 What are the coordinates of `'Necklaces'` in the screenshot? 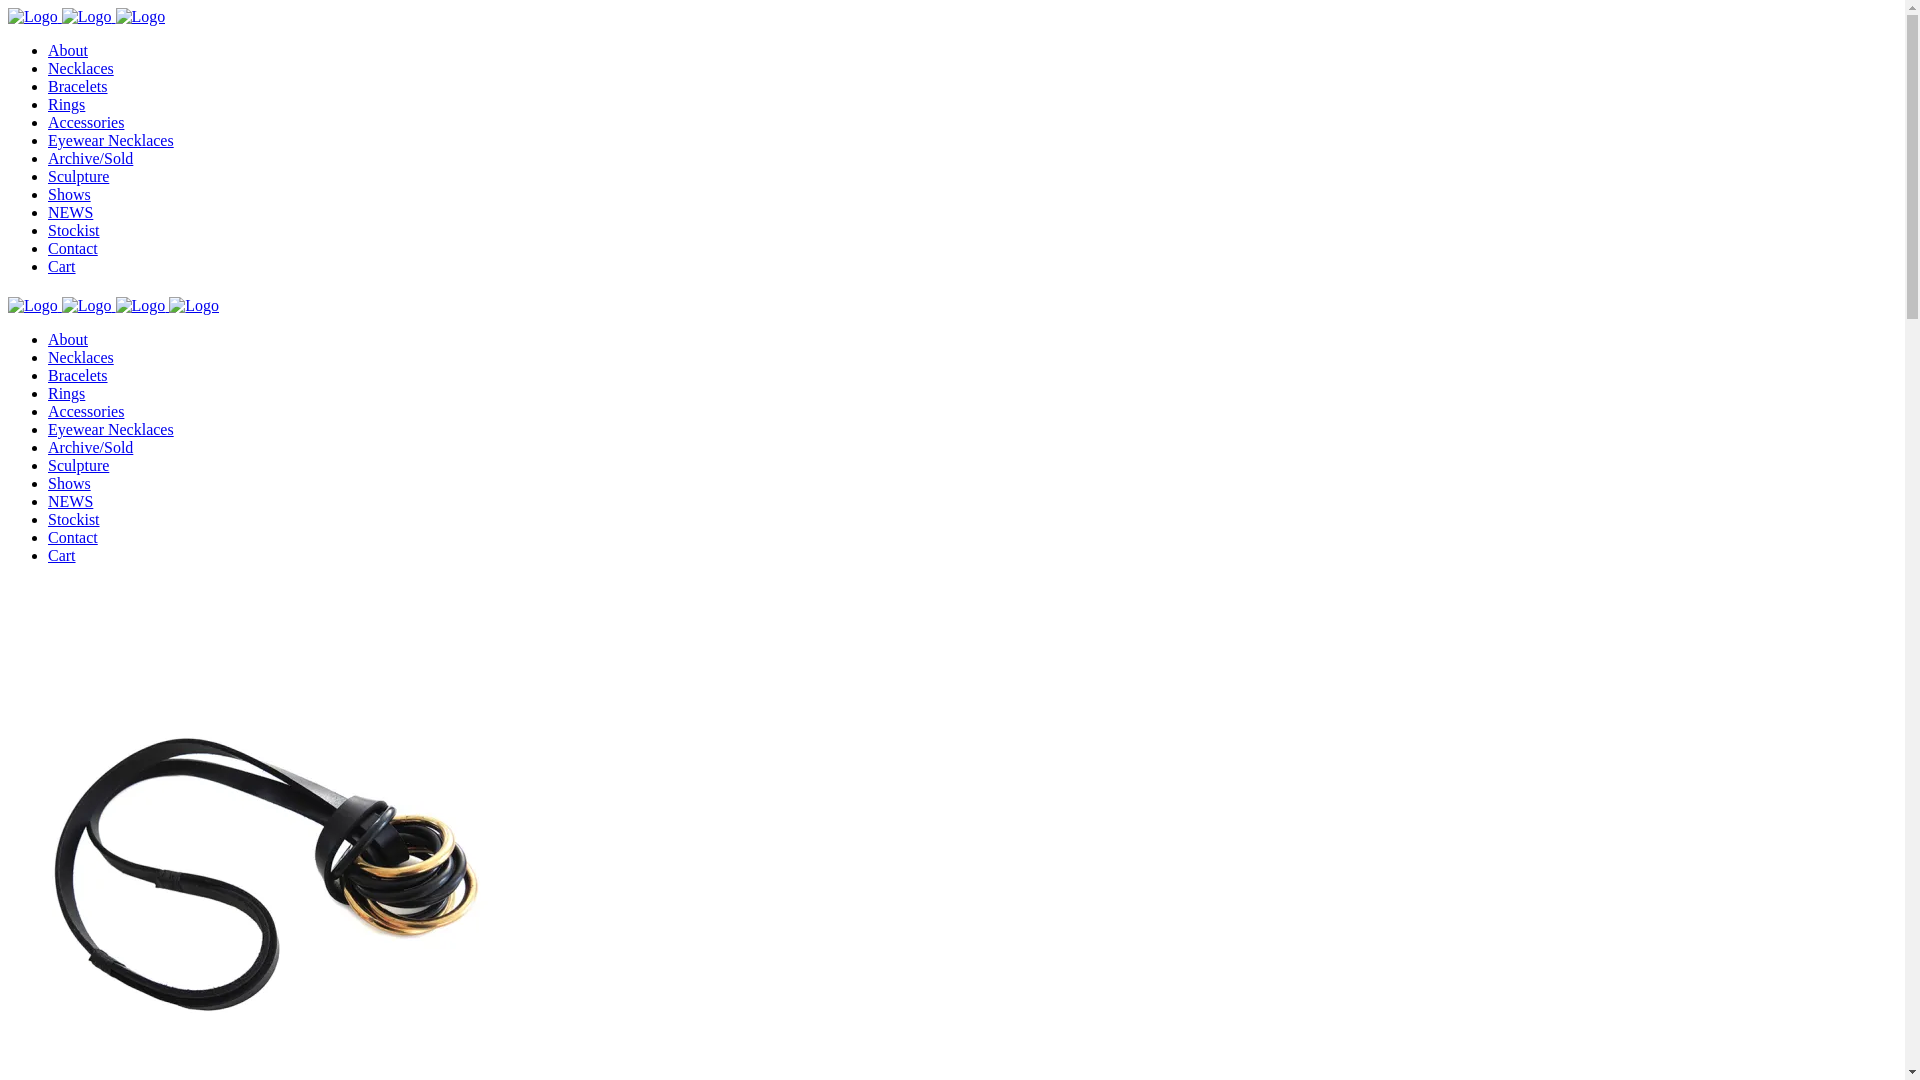 It's located at (80, 67).